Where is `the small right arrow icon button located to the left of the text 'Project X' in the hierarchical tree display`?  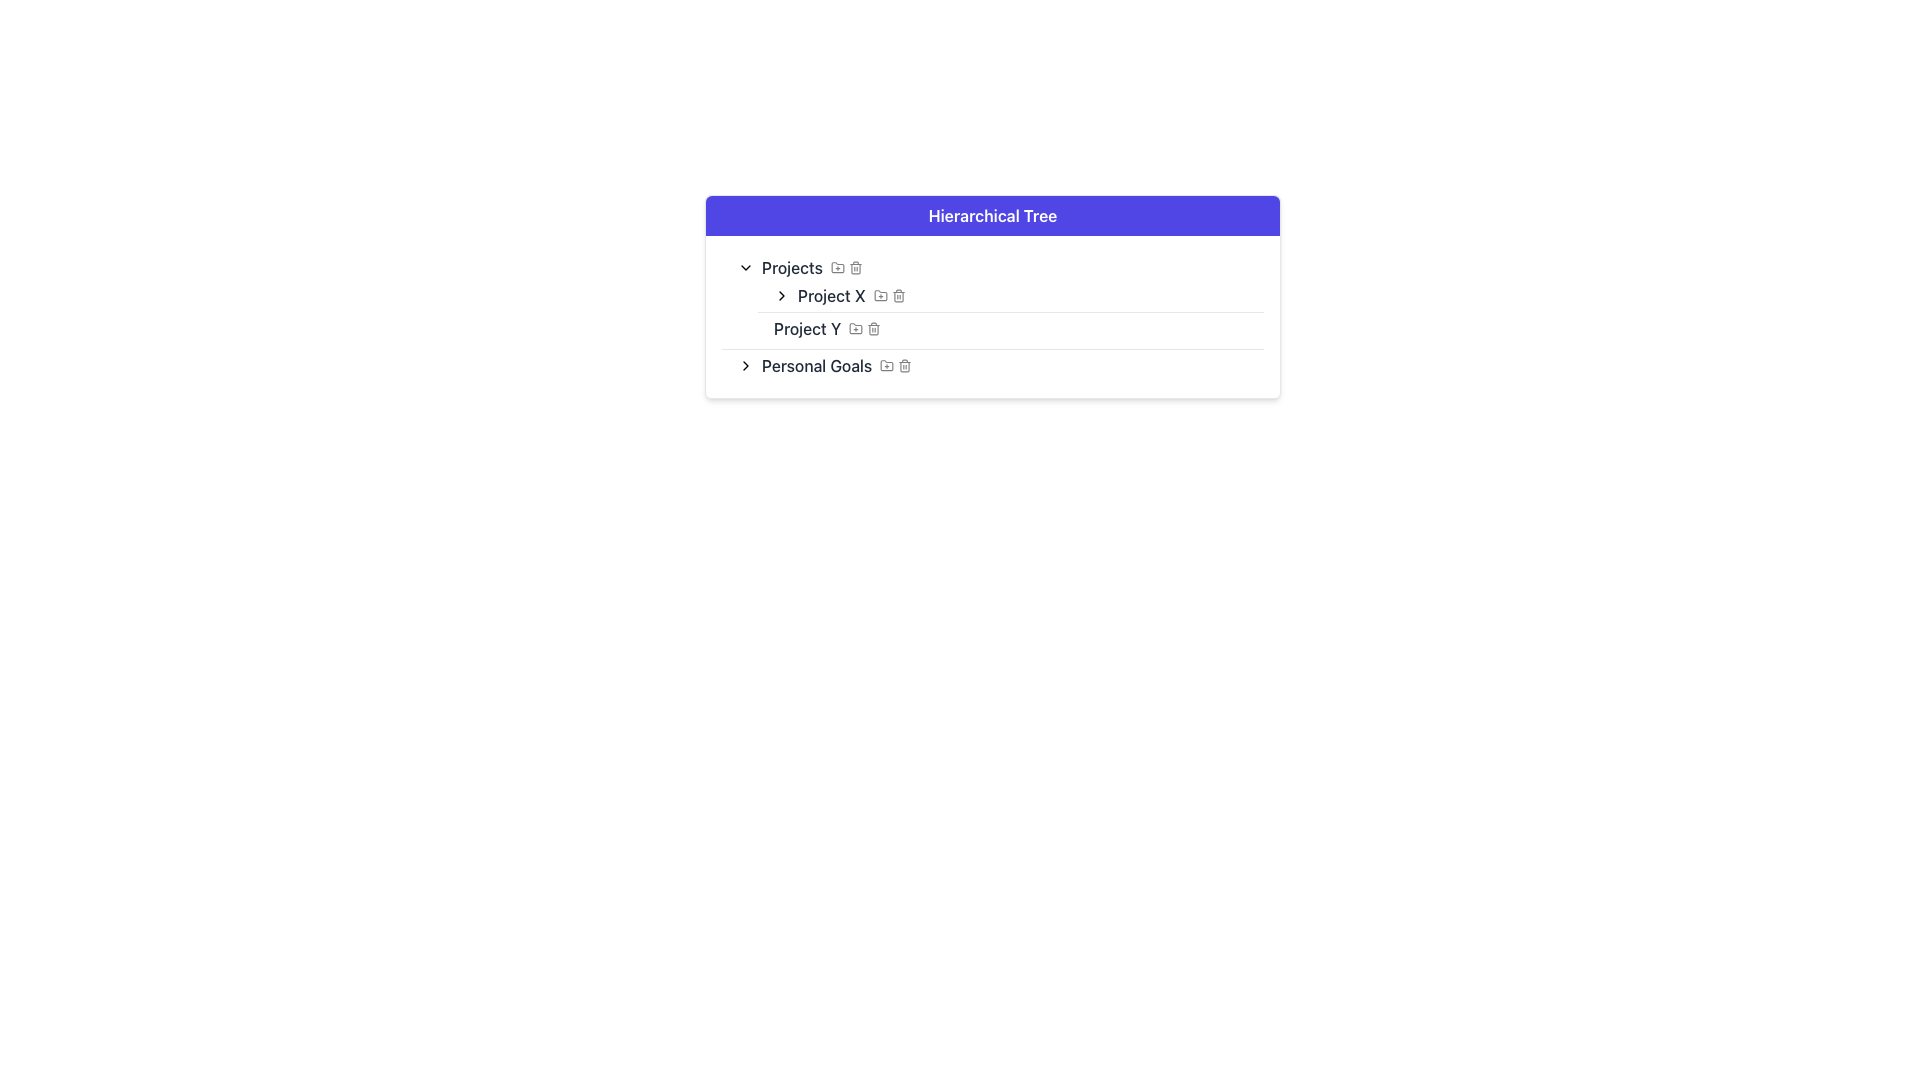 the small right arrow icon button located to the left of the text 'Project X' in the hierarchical tree display is located at coordinates (781, 296).